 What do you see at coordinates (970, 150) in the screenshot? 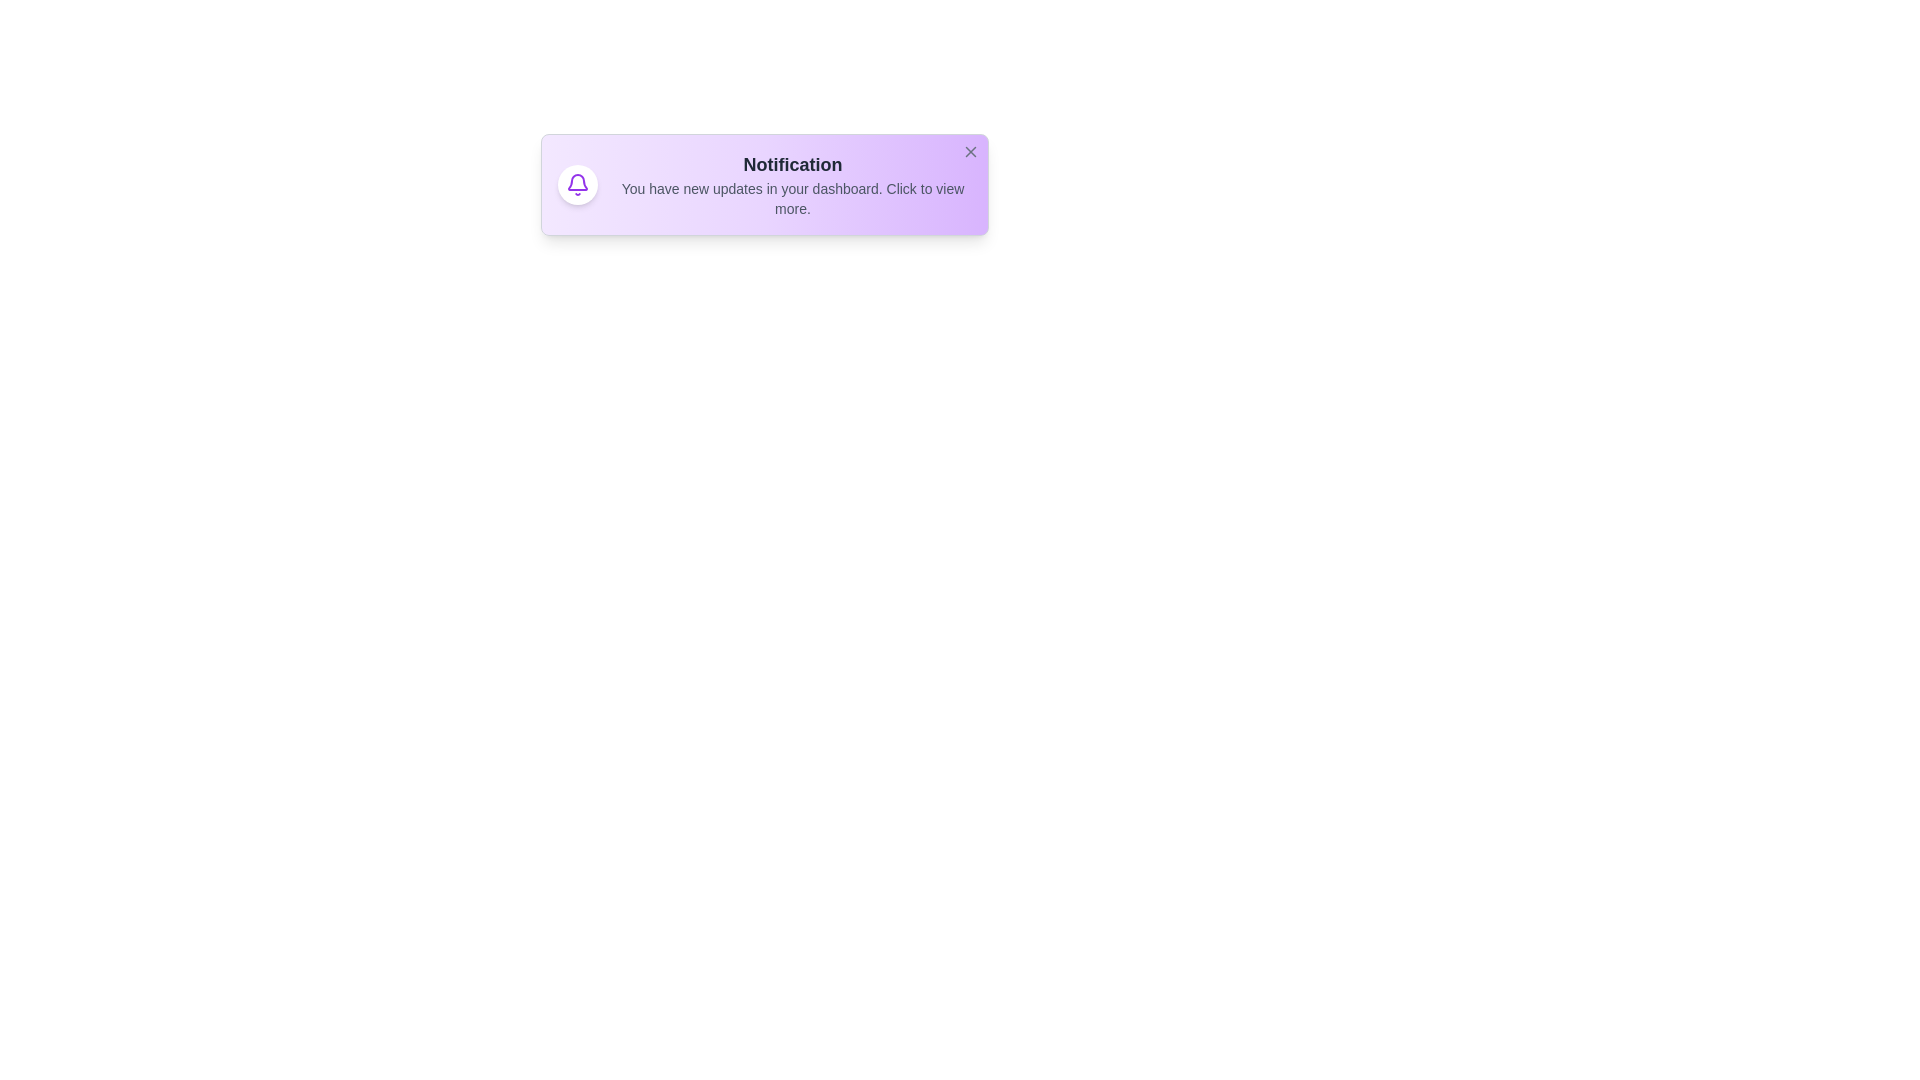
I see `the close button located at the top-right corner of the notification card, adjacent to the 'Notification' text` at bounding box center [970, 150].